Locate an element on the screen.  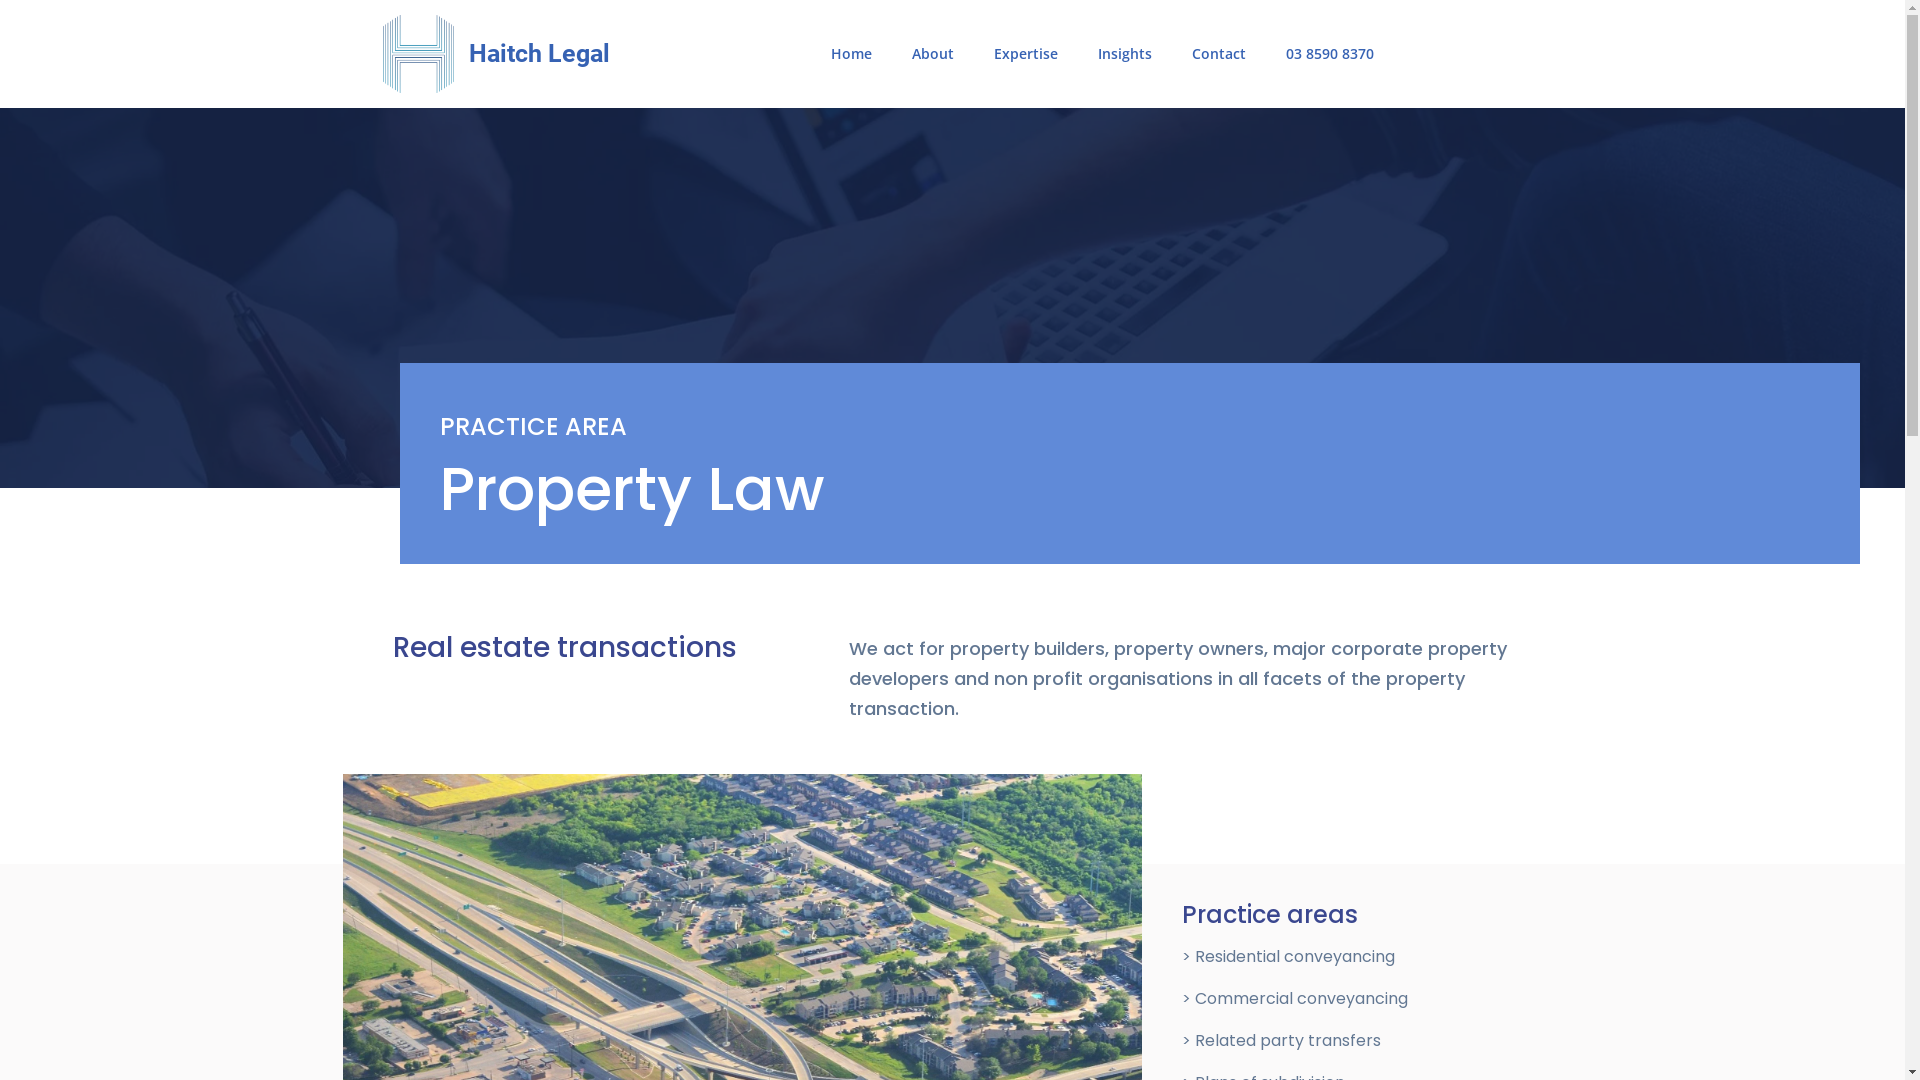
'Haitch Legal' is located at coordinates (539, 52).